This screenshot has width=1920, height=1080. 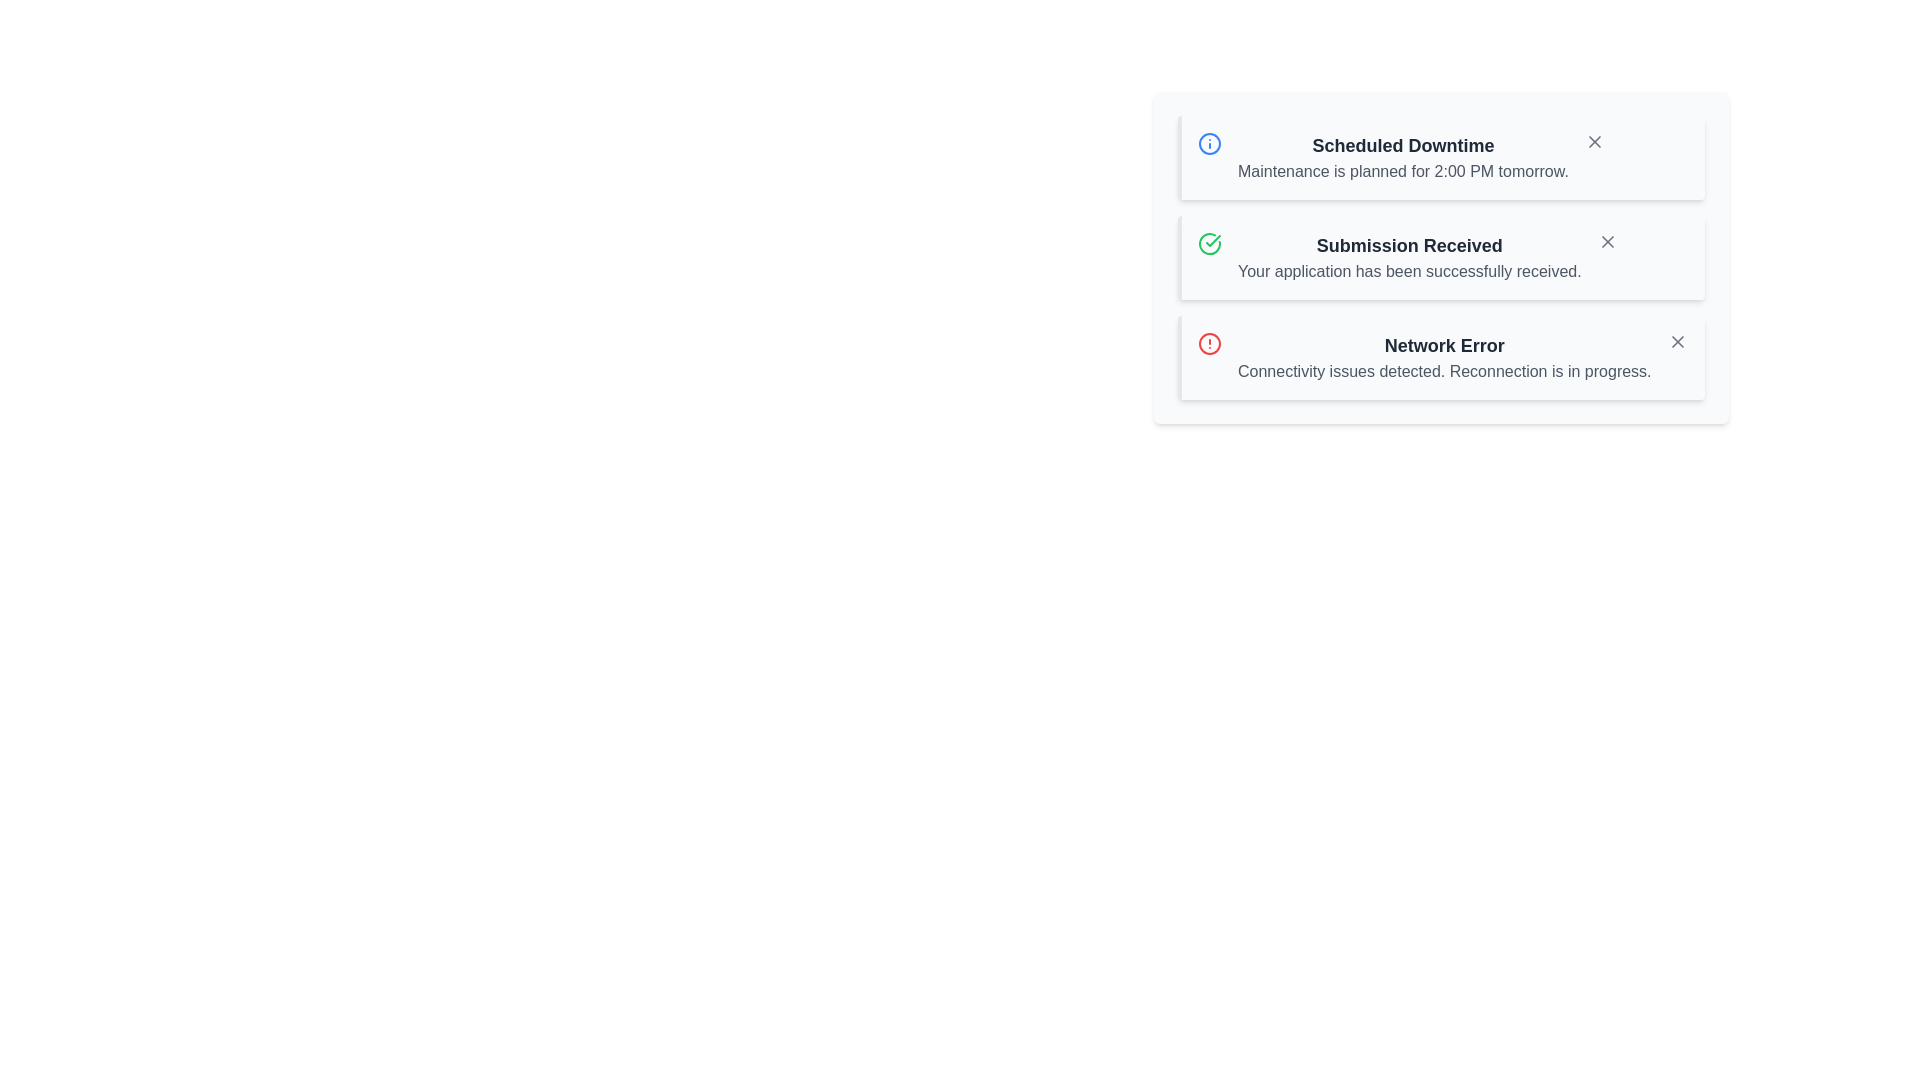 What do you see at coordinates (1402, 145) in the screenshot?
I see `the text label that serves as the title or headline of a notification, located at the top of the first notification card in a vertical stack` at bounding box center [1402, 145].